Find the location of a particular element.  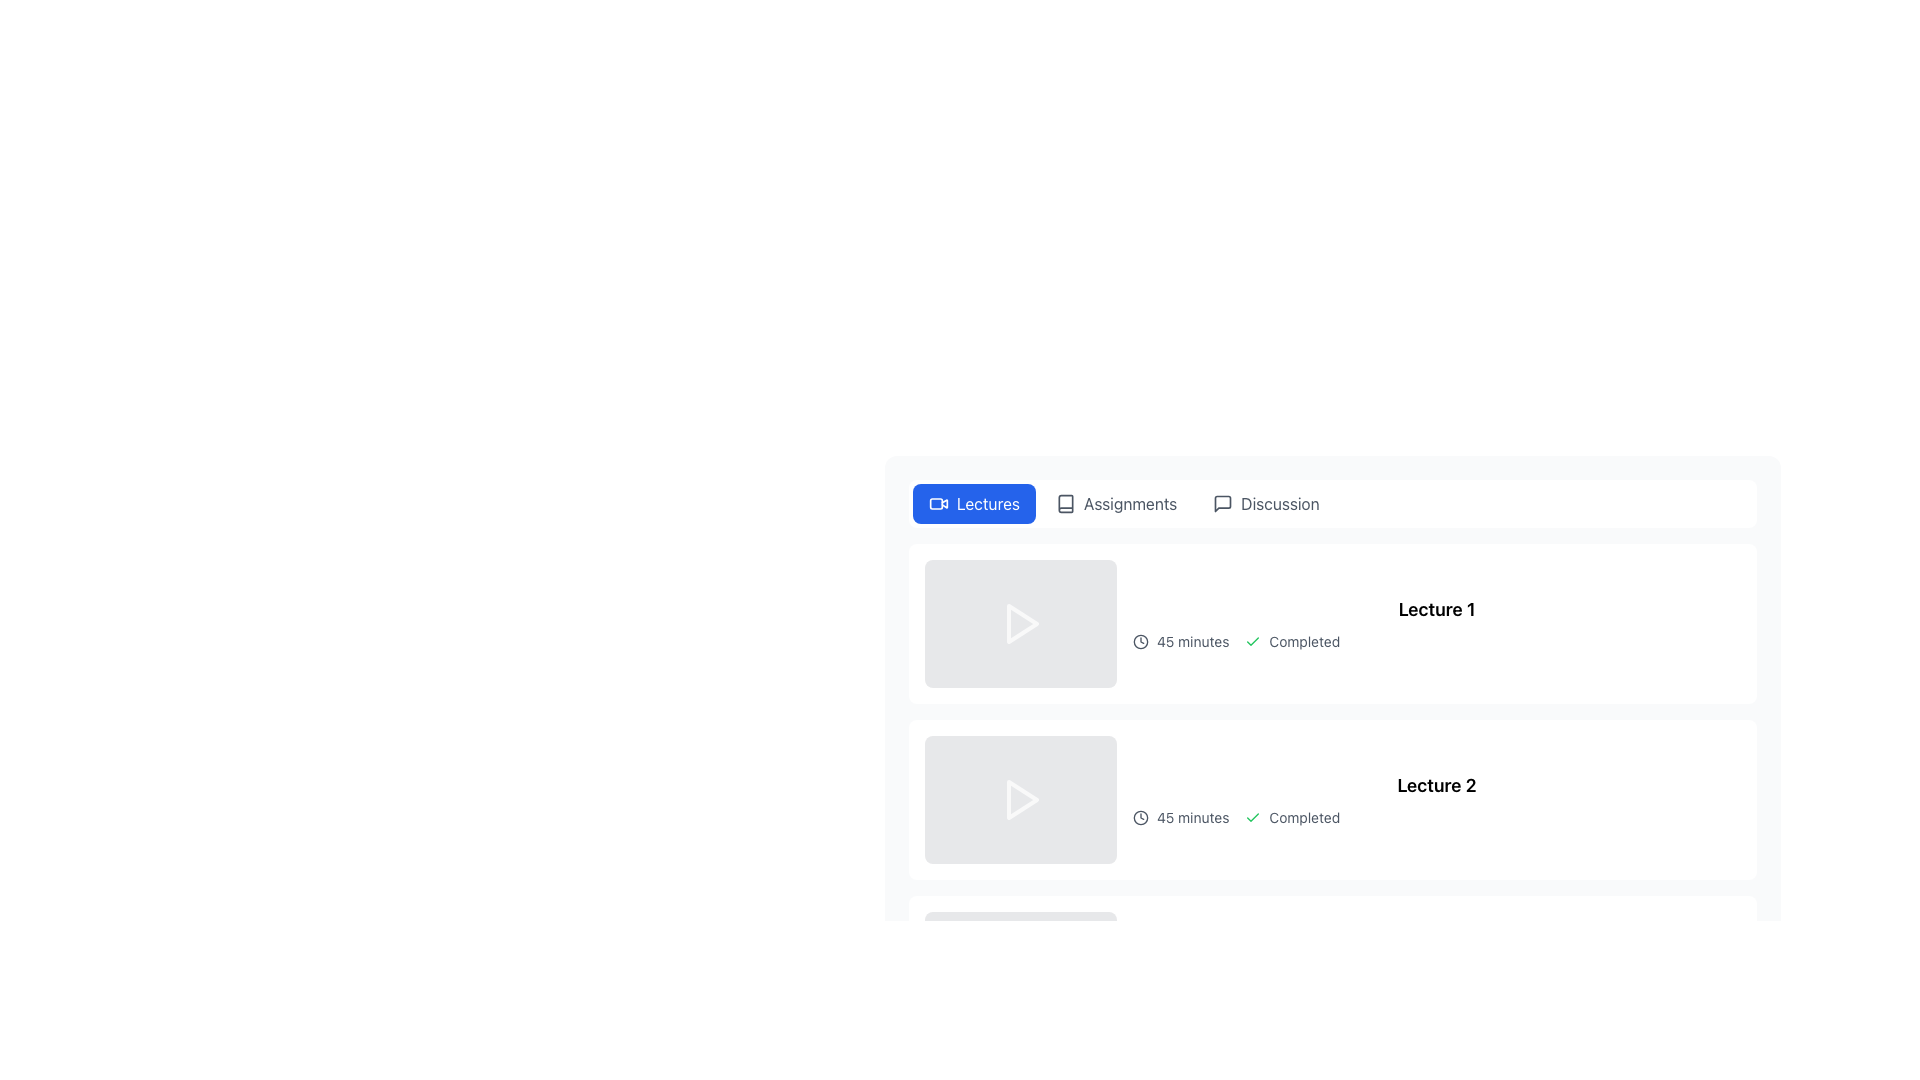

the small video icon with a blue background and white edges, which is located inside the 'Lectures' button, to the left of the button's text is located at coordinates (938, 503).